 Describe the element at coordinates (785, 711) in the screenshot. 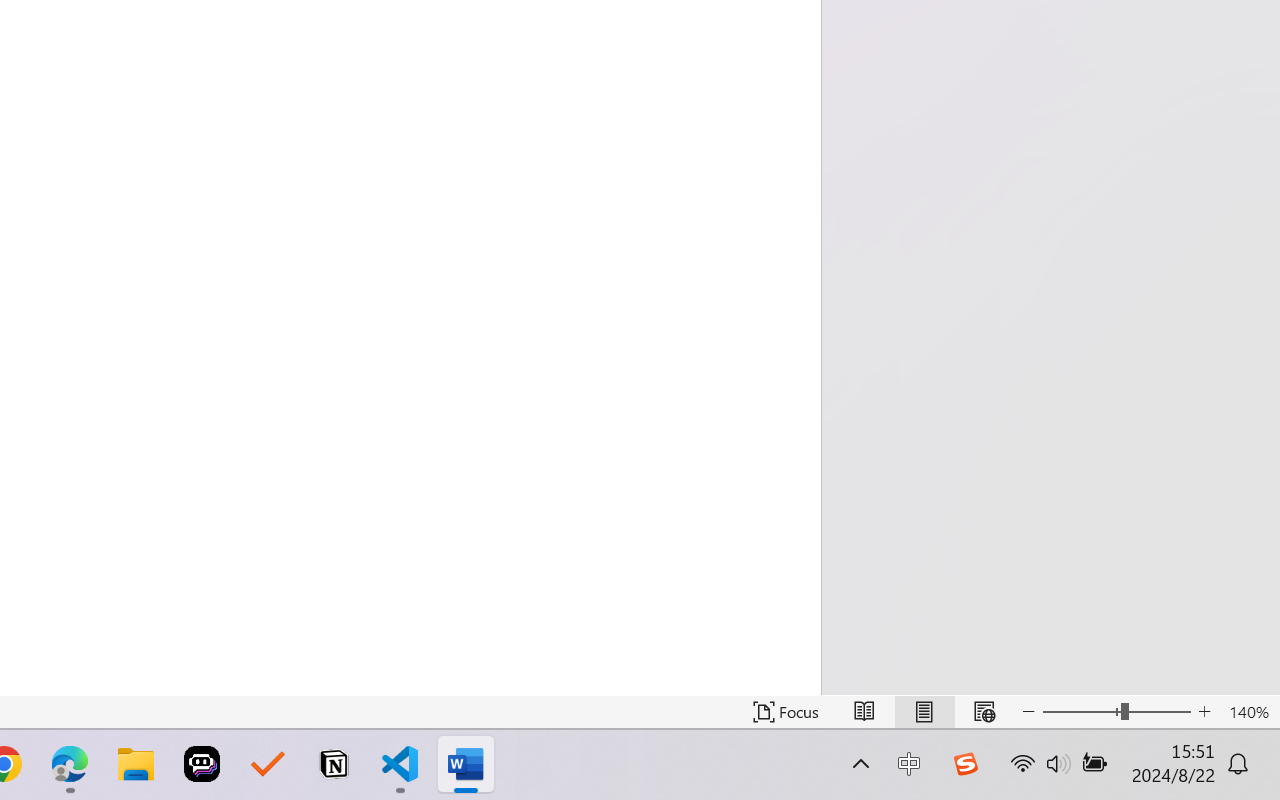

I see `'Focus '` at that location.